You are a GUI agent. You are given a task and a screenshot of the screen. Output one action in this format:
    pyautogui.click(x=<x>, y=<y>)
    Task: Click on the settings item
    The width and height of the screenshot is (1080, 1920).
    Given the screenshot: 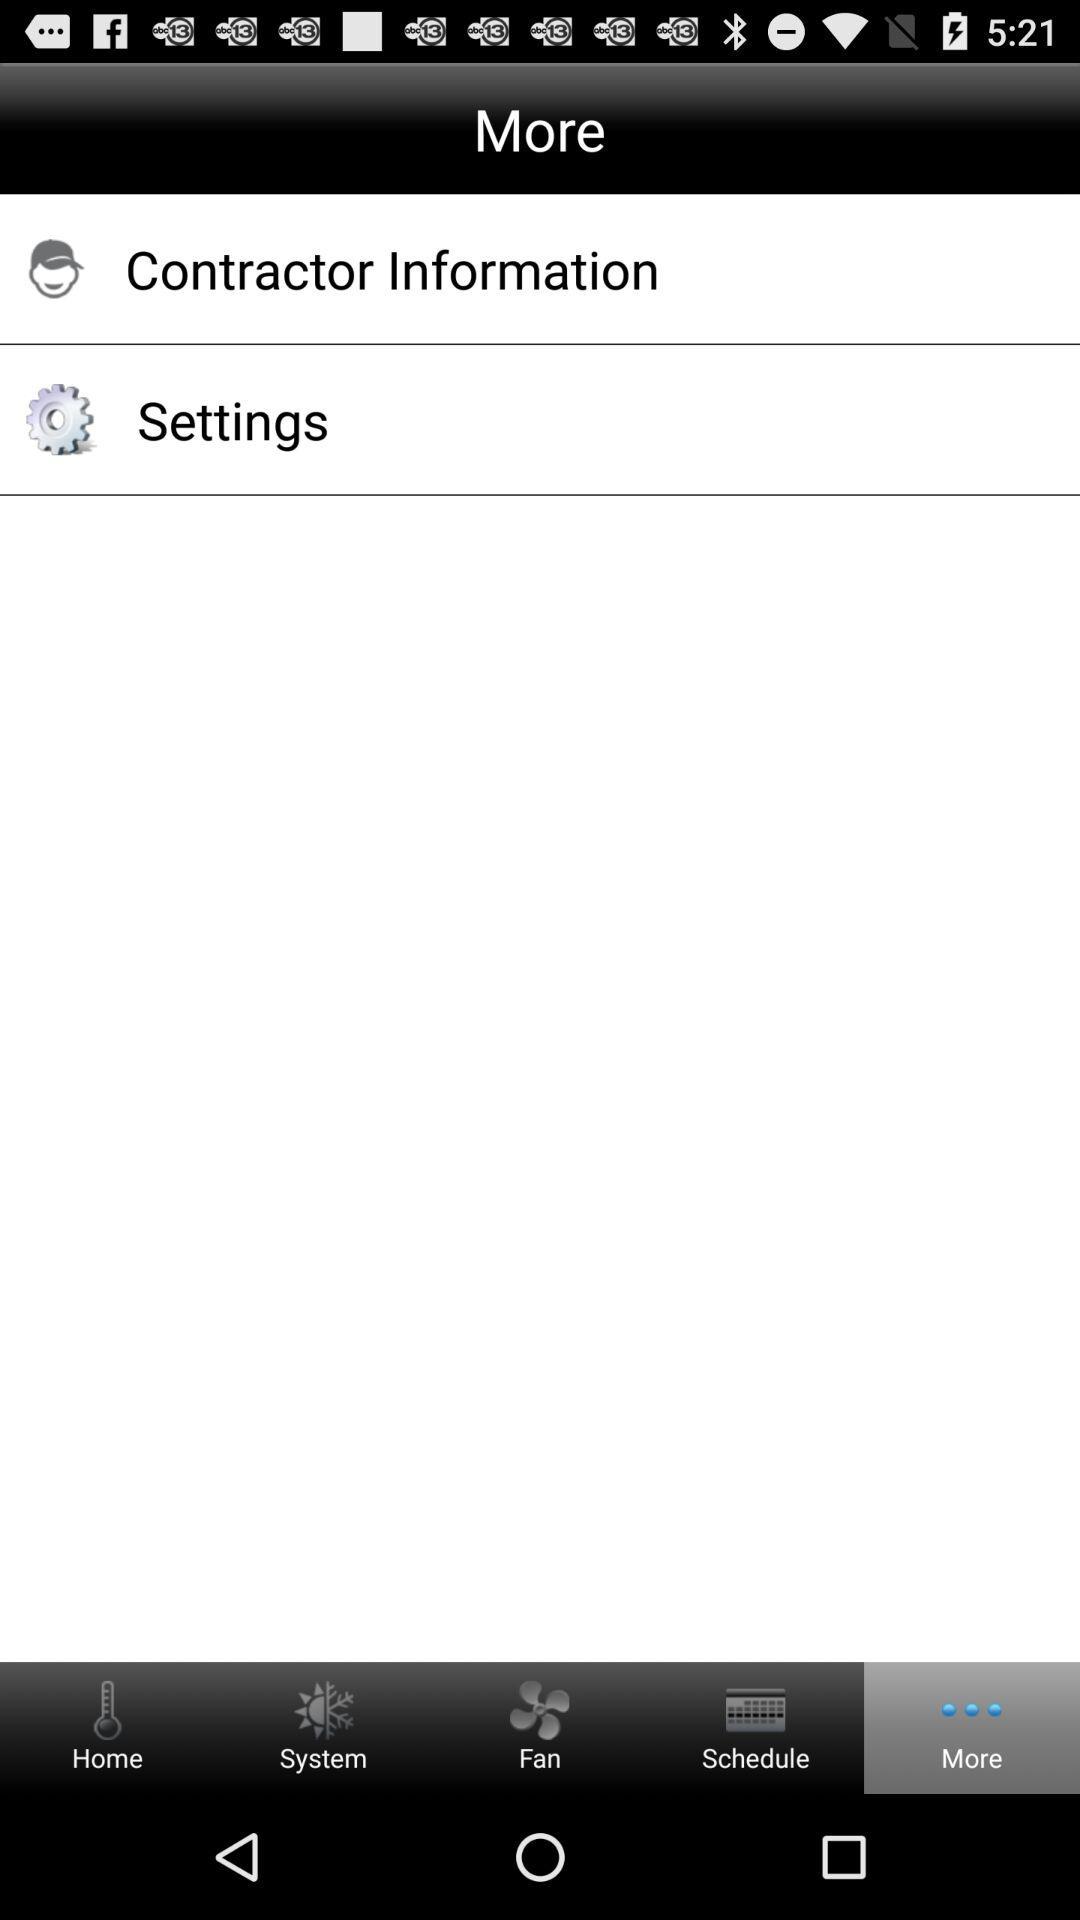 What is the action you would take?
    pyautogui.click(x=582, y=418)
    